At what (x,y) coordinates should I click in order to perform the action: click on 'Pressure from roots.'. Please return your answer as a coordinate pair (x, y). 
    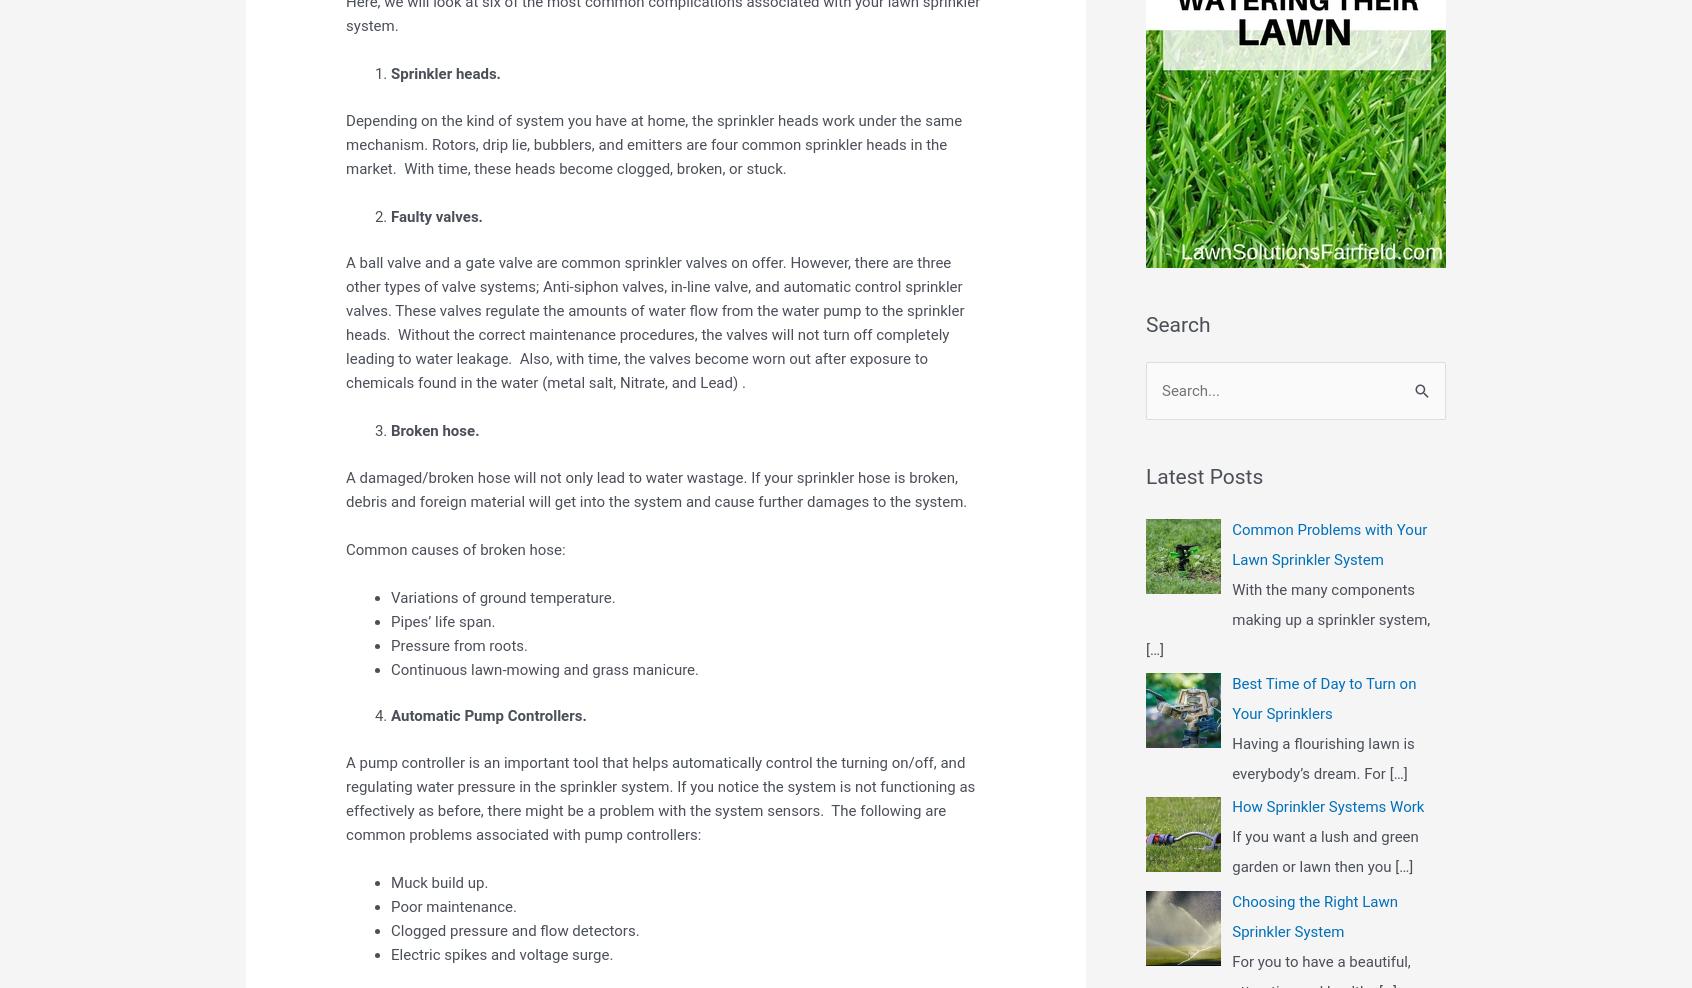
    Looking at the image, I should click on (458, 643).